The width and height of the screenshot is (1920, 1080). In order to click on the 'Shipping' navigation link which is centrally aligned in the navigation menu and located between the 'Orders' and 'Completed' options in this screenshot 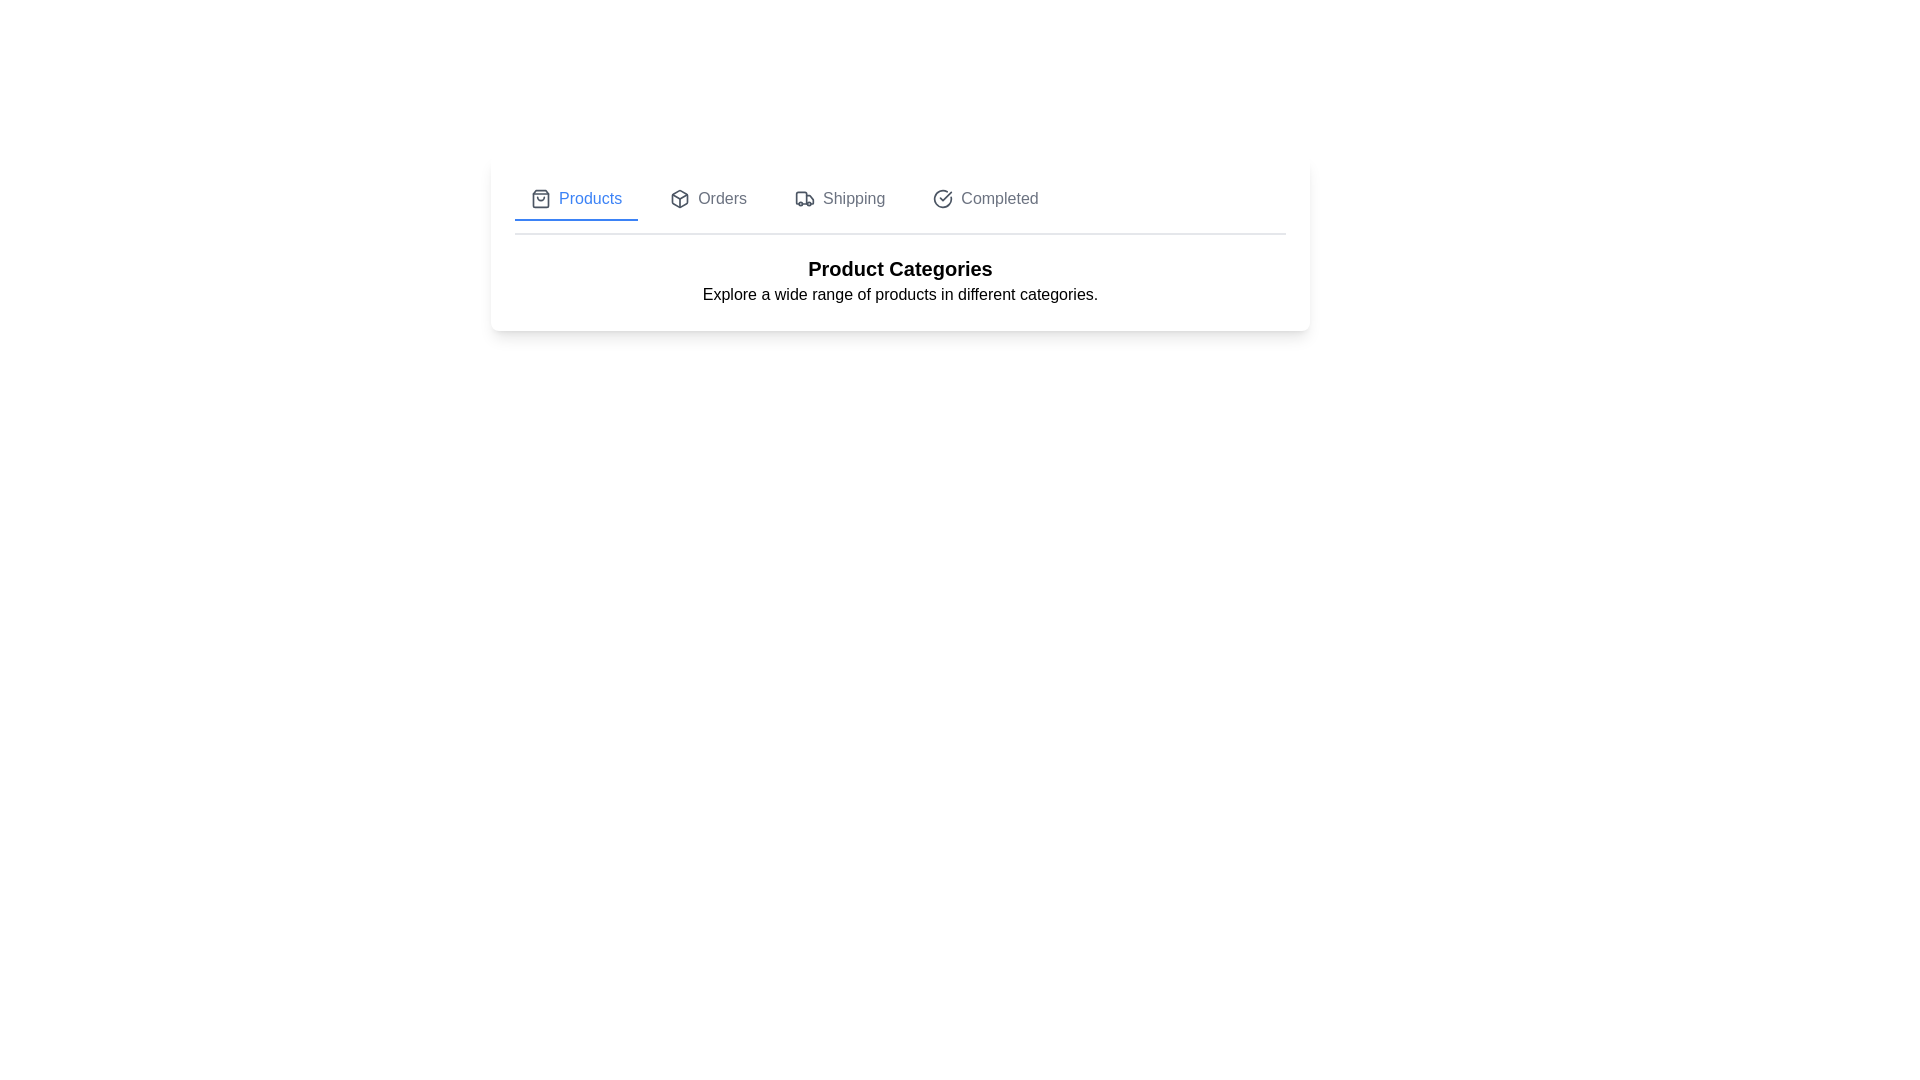, I will do `click(854, 199)`.